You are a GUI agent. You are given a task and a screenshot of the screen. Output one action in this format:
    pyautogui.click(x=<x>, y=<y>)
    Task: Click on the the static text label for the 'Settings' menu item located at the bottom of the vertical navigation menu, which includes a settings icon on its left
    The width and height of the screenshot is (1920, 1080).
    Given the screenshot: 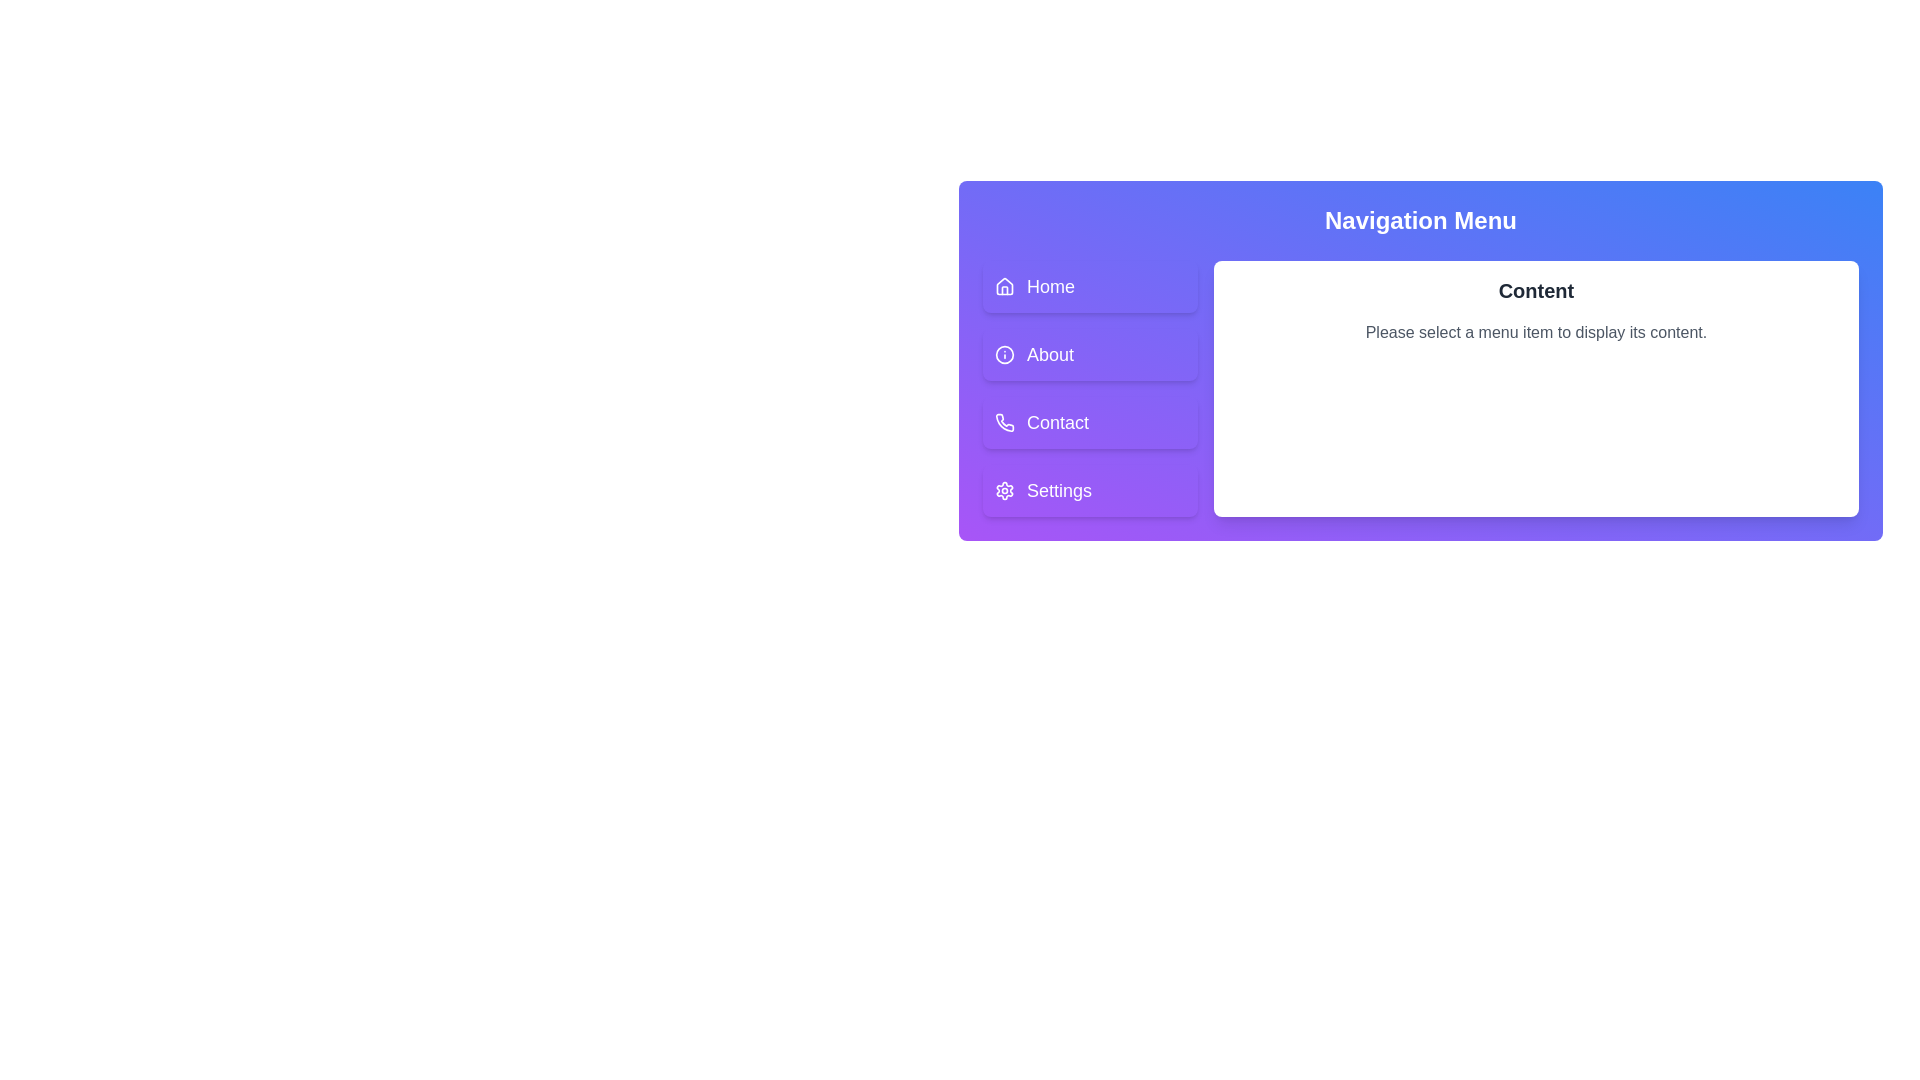 What is the action you would take?
    pyautogui.click(x=1058, y=490)
    